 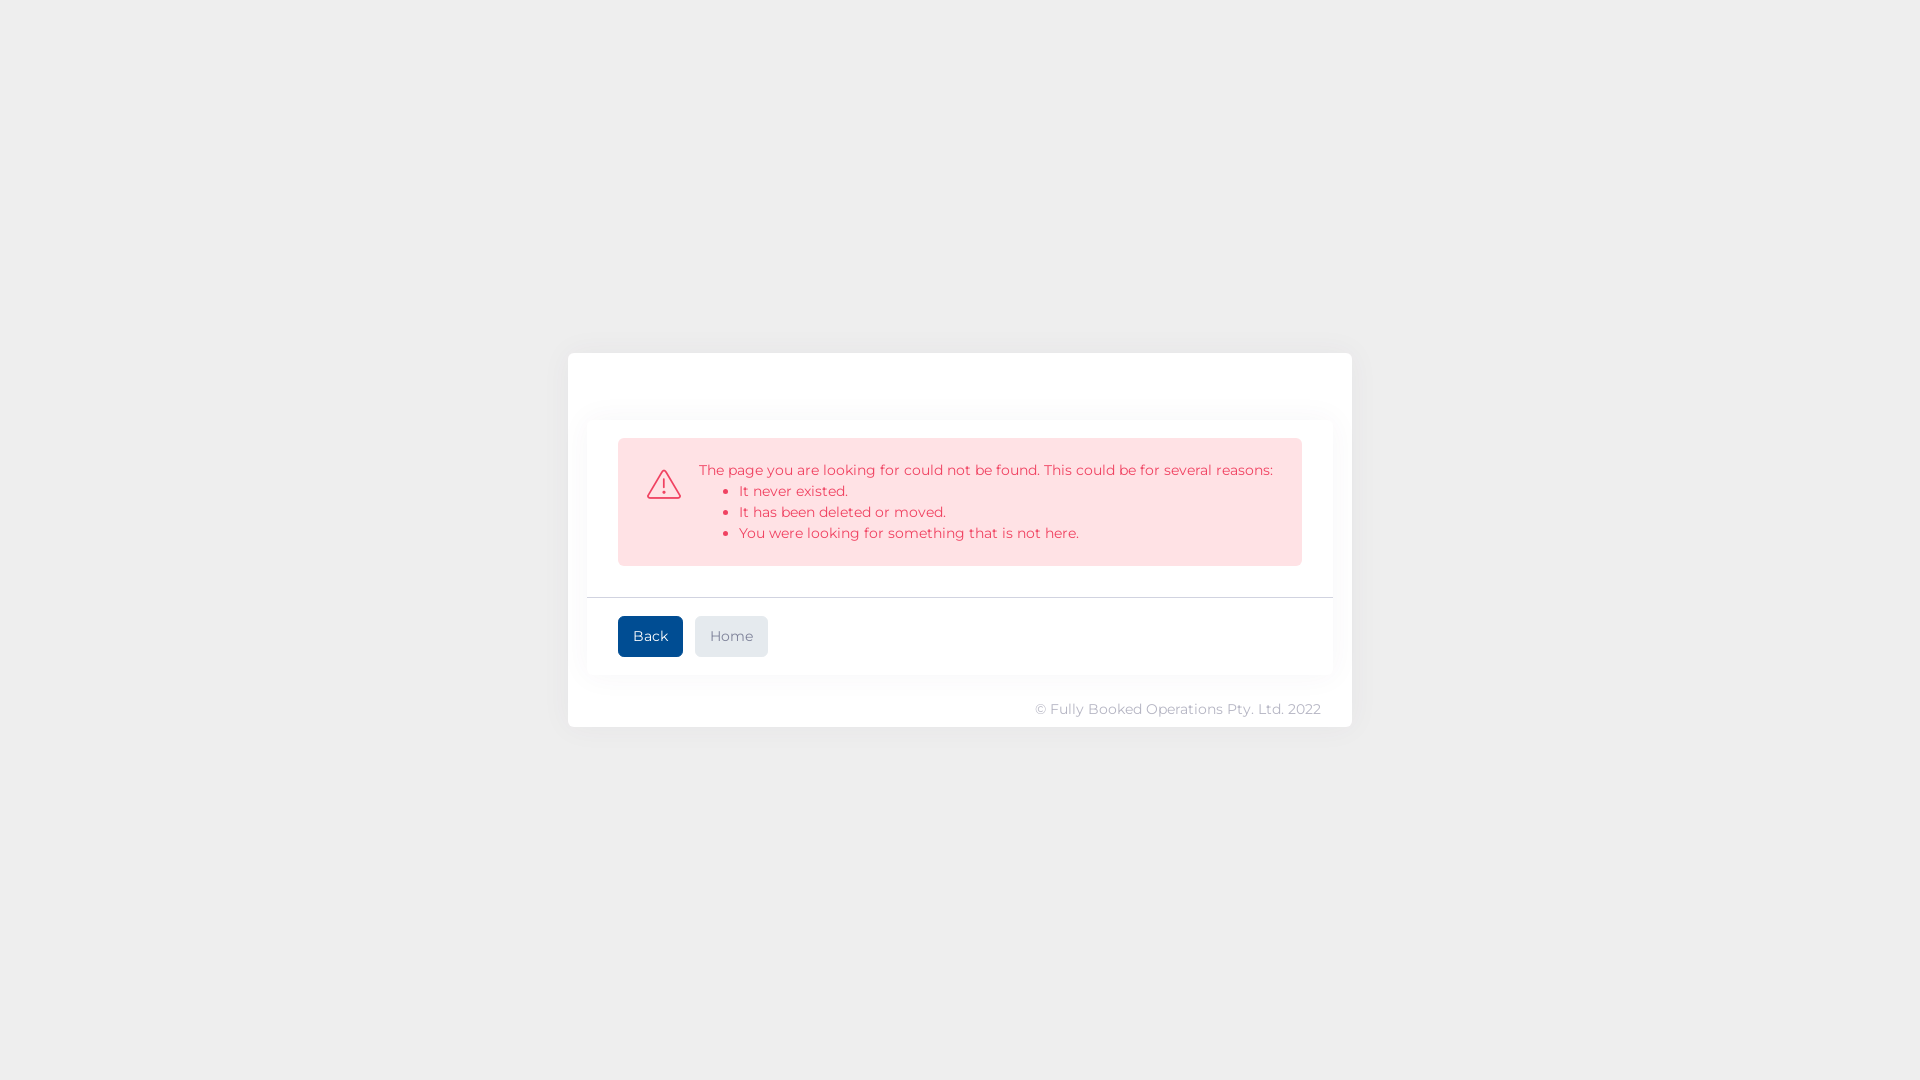 I want to click on 'Back', so click(x=650, y=636).